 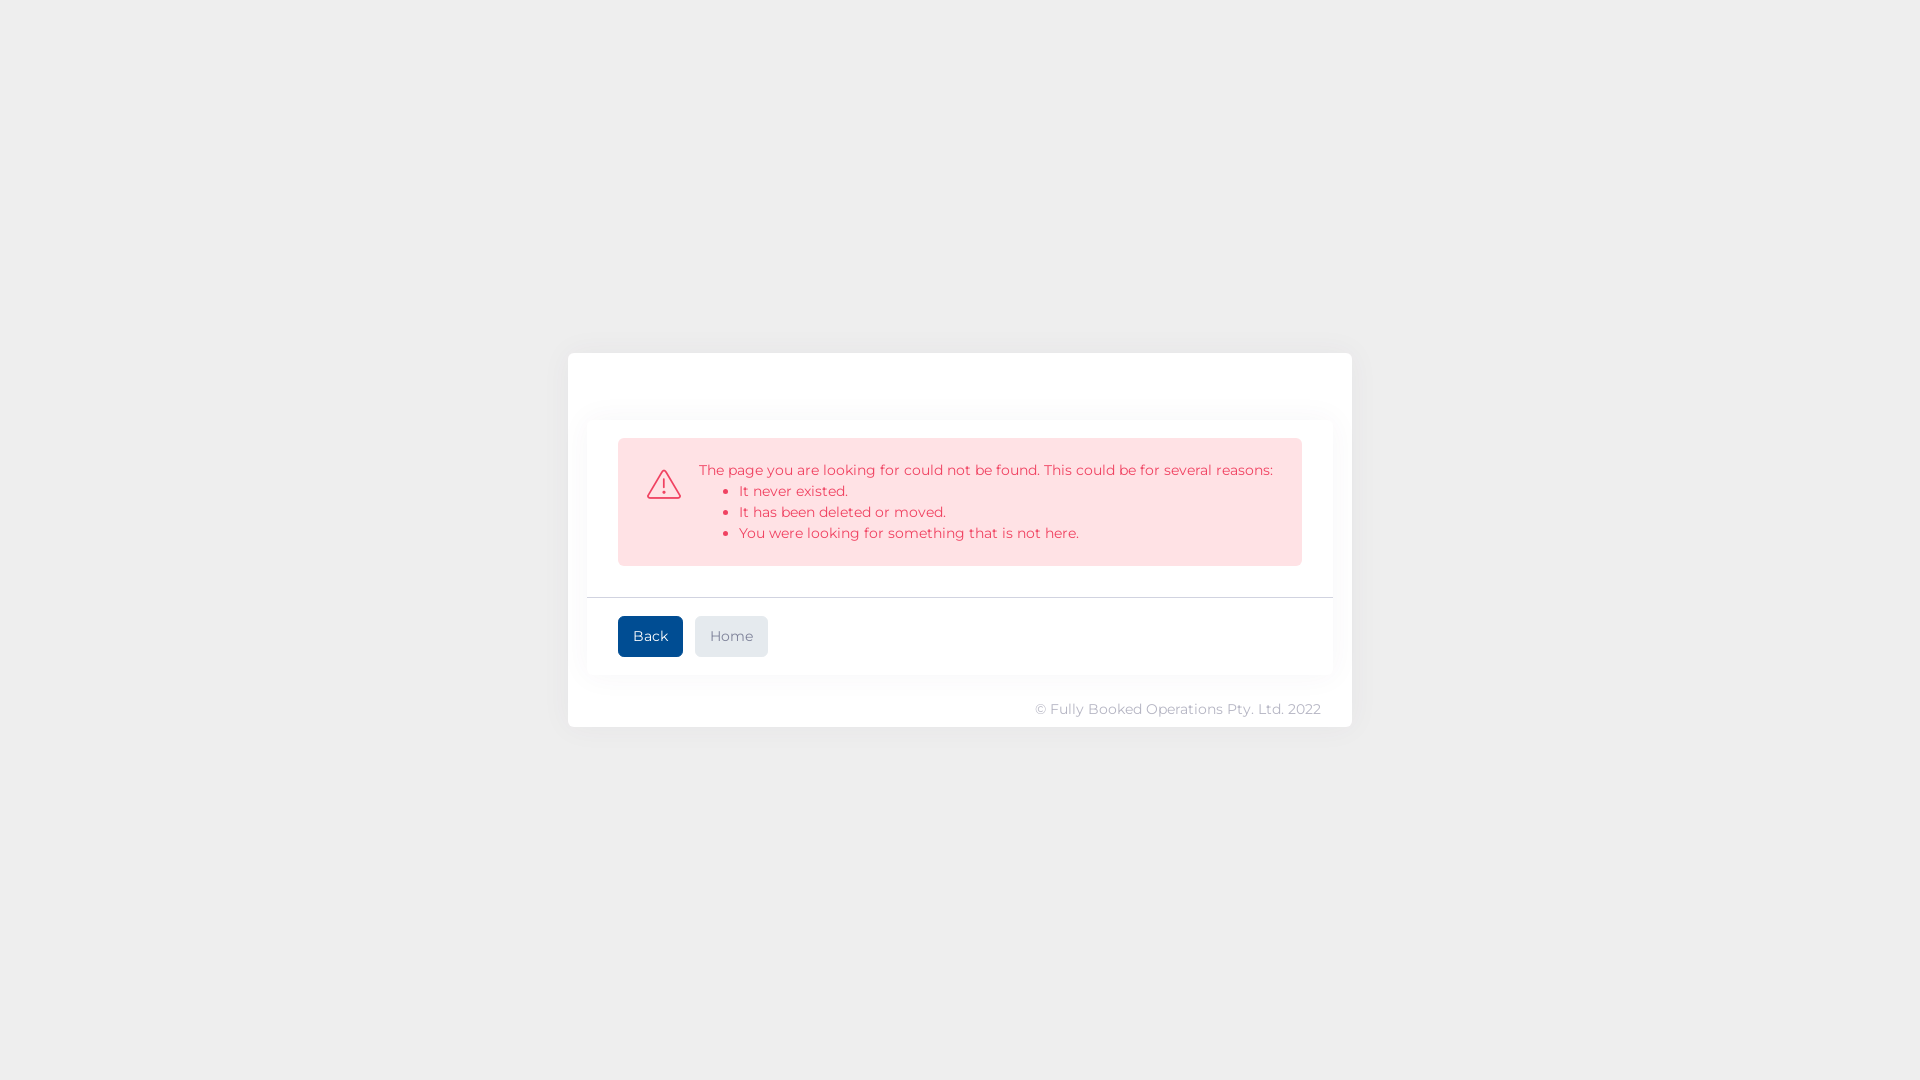 I want to click on 'Back', so click(x=650, y=636).